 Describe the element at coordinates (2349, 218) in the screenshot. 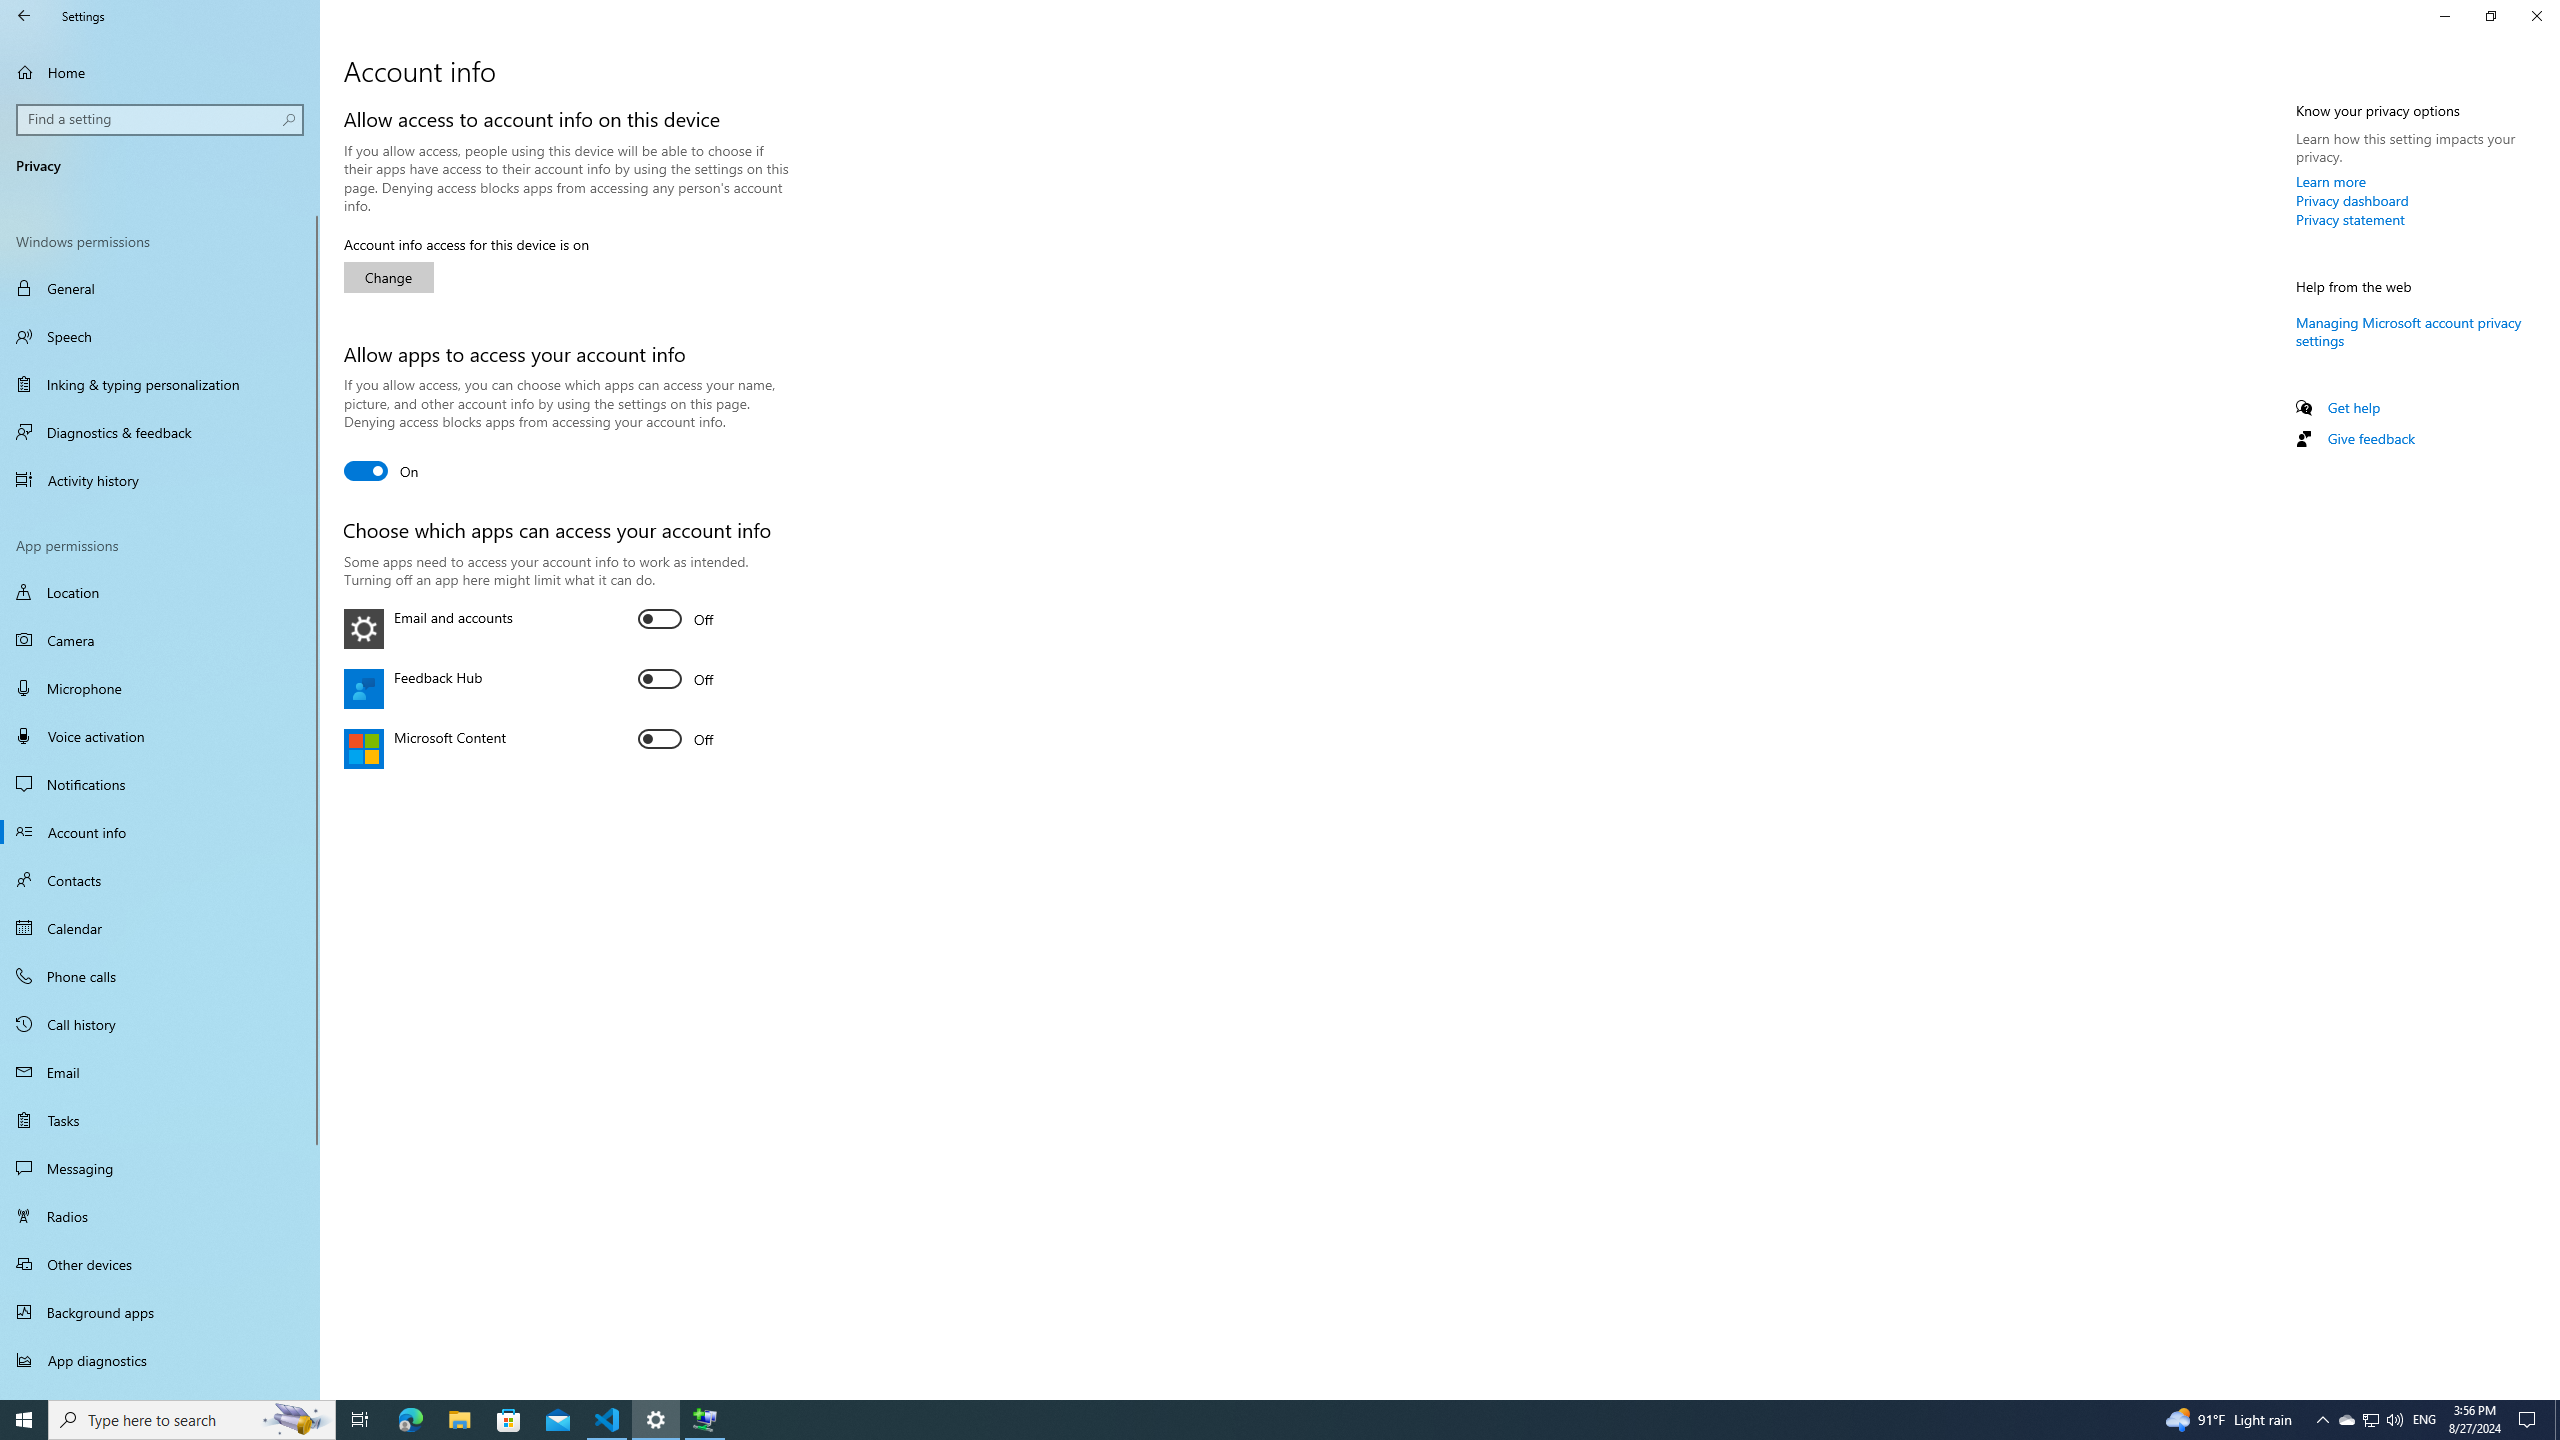

I see `'Privacy statement'` at that location.